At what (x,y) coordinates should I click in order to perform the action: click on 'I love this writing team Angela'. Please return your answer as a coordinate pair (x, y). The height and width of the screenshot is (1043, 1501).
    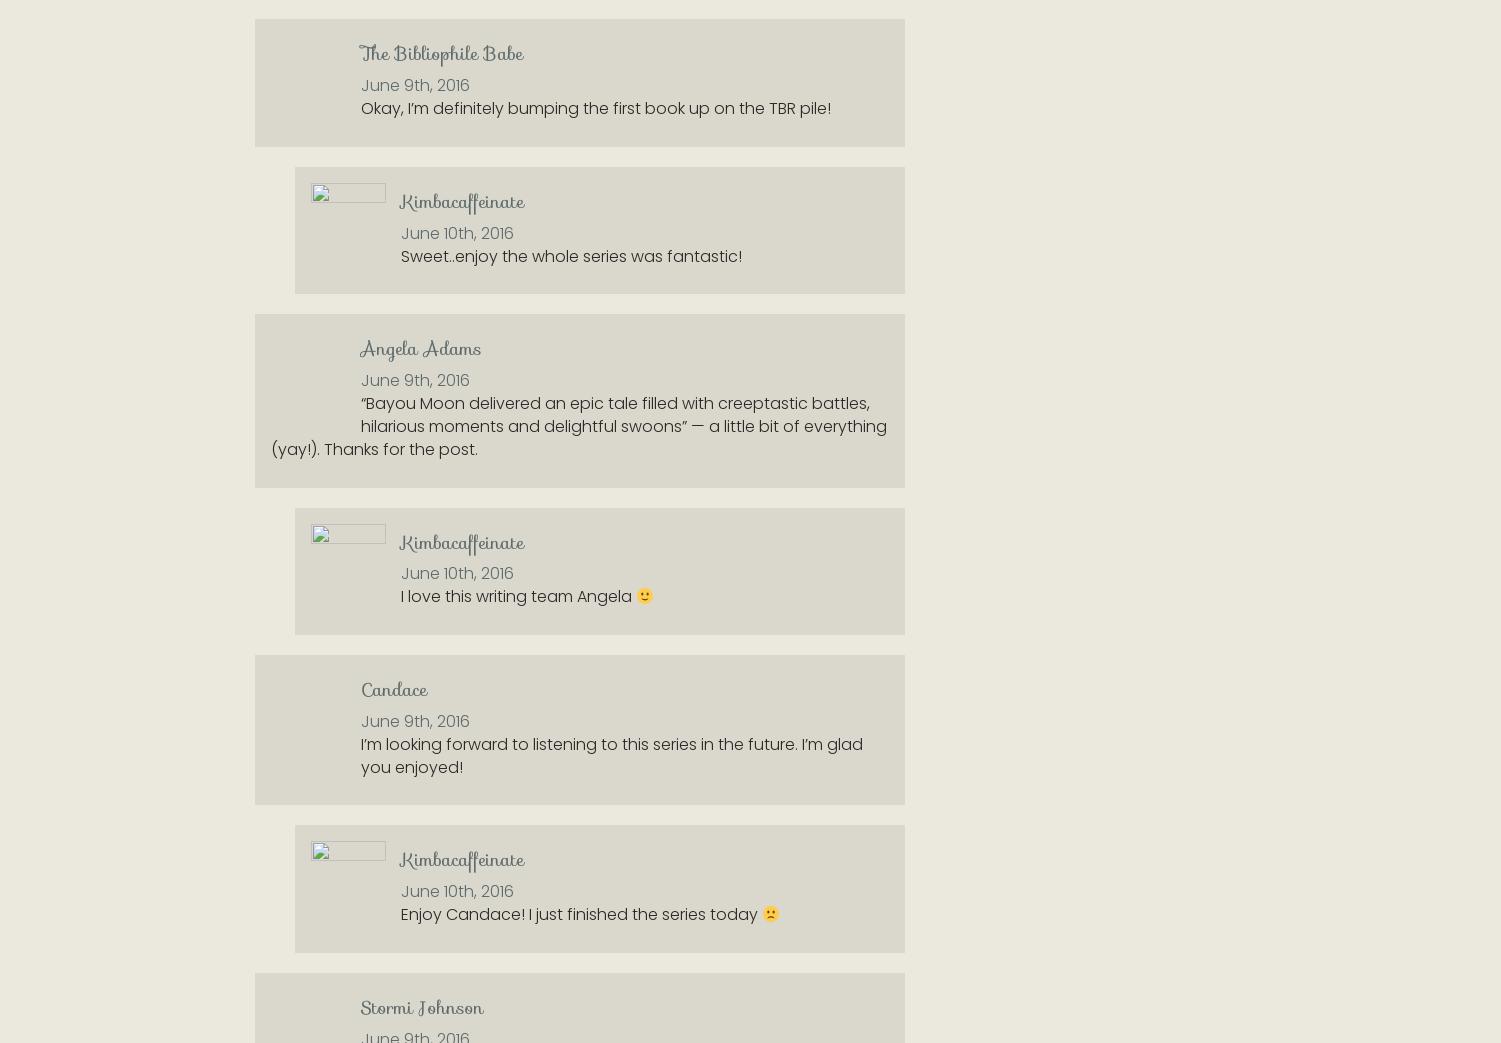
    Looking at the image, I should click on (517, 596).